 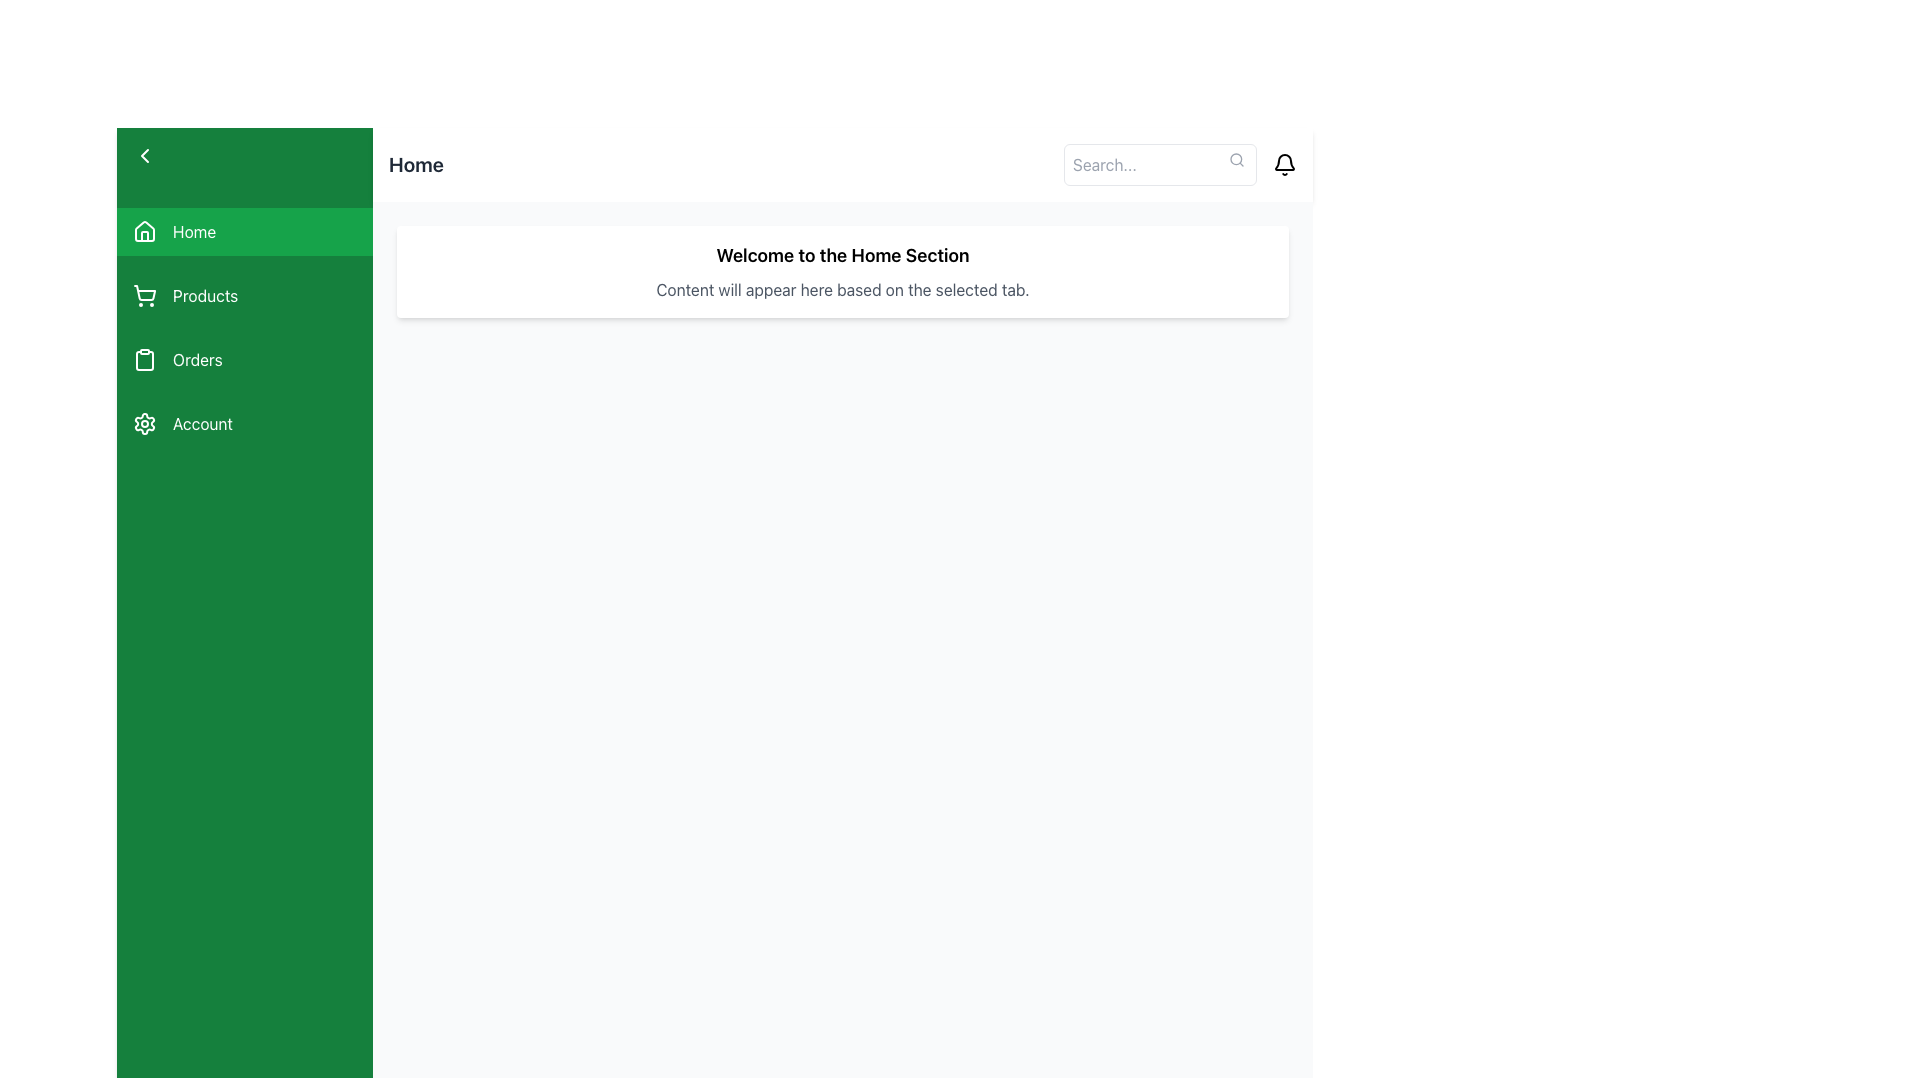 What do you see at coordinates (143, 358) in the screenshot?
I see `the clipboard icon representing the 'Orders' section in the vertical navigation menu` at bounding box center [143, 358].